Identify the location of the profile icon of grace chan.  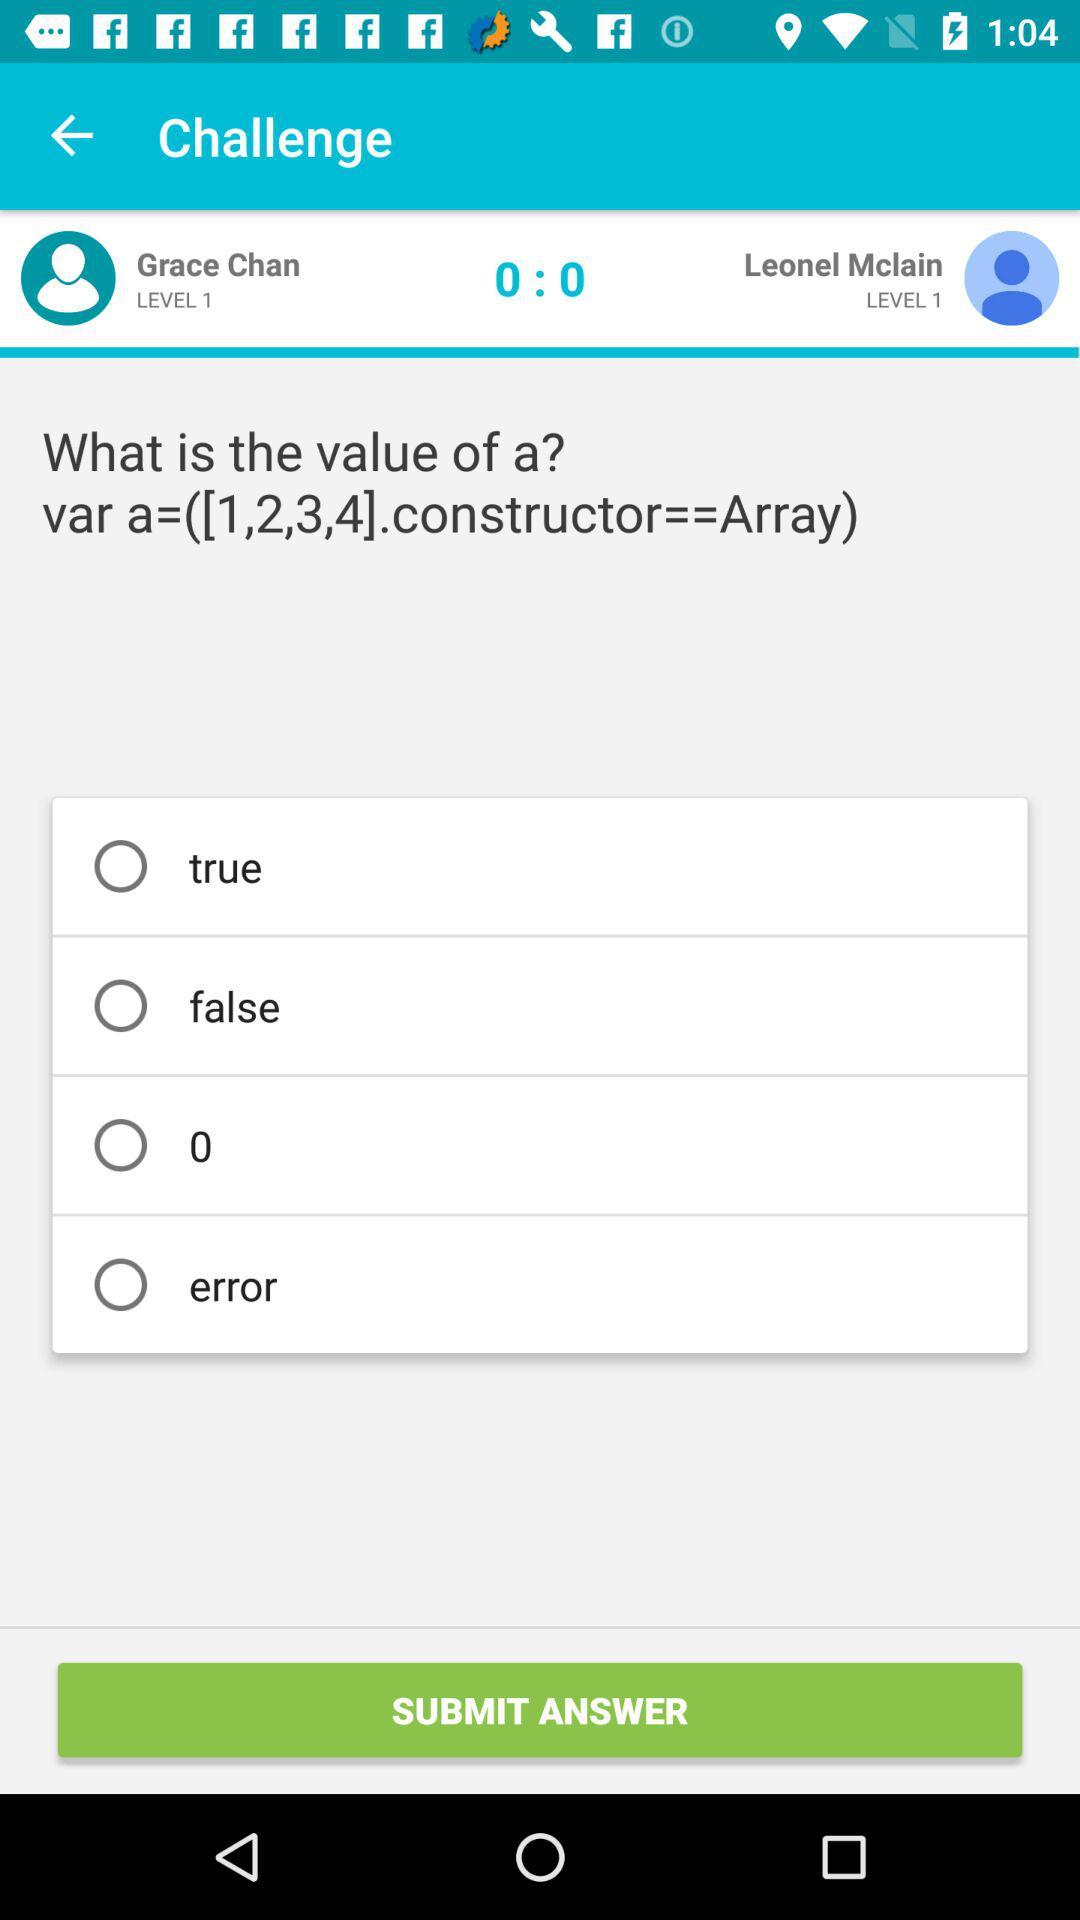
(67, 277).